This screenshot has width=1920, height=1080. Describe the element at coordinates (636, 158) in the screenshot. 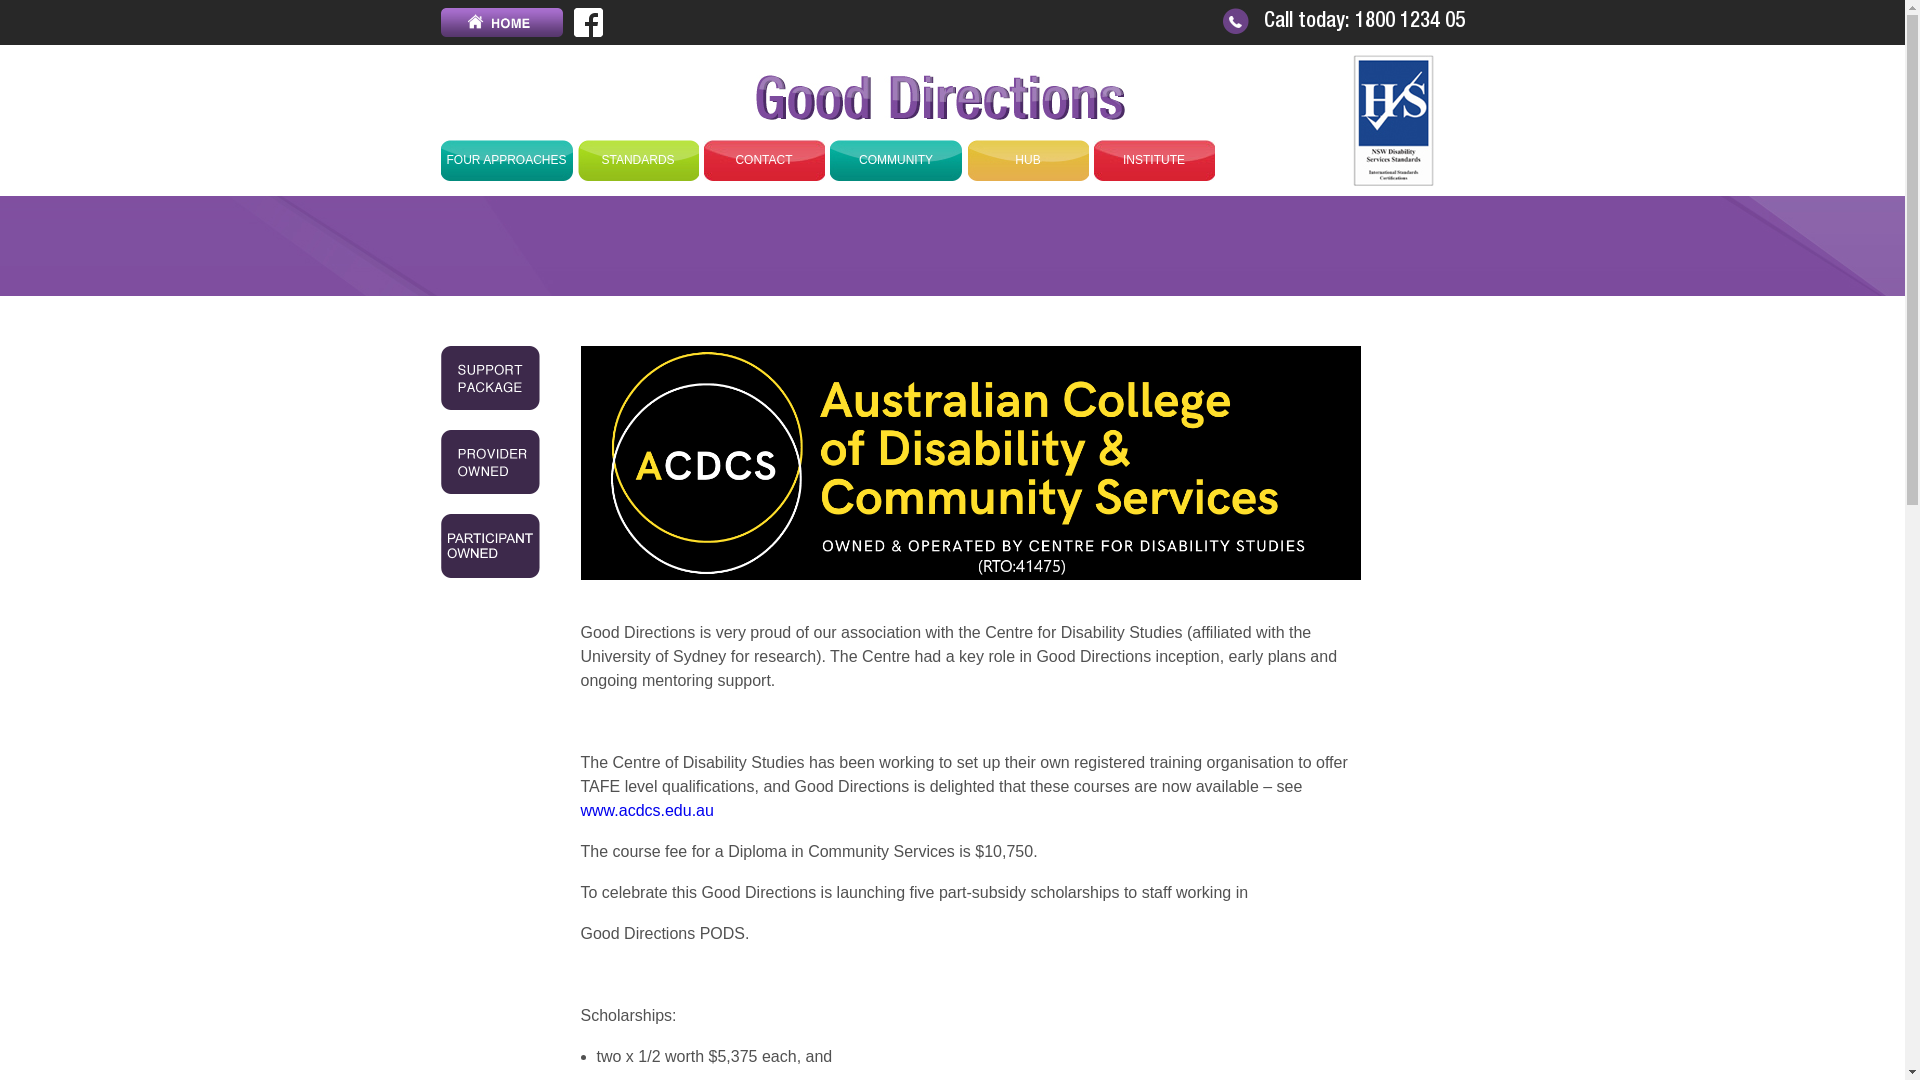

I see `'STANDARDS'` at that location.